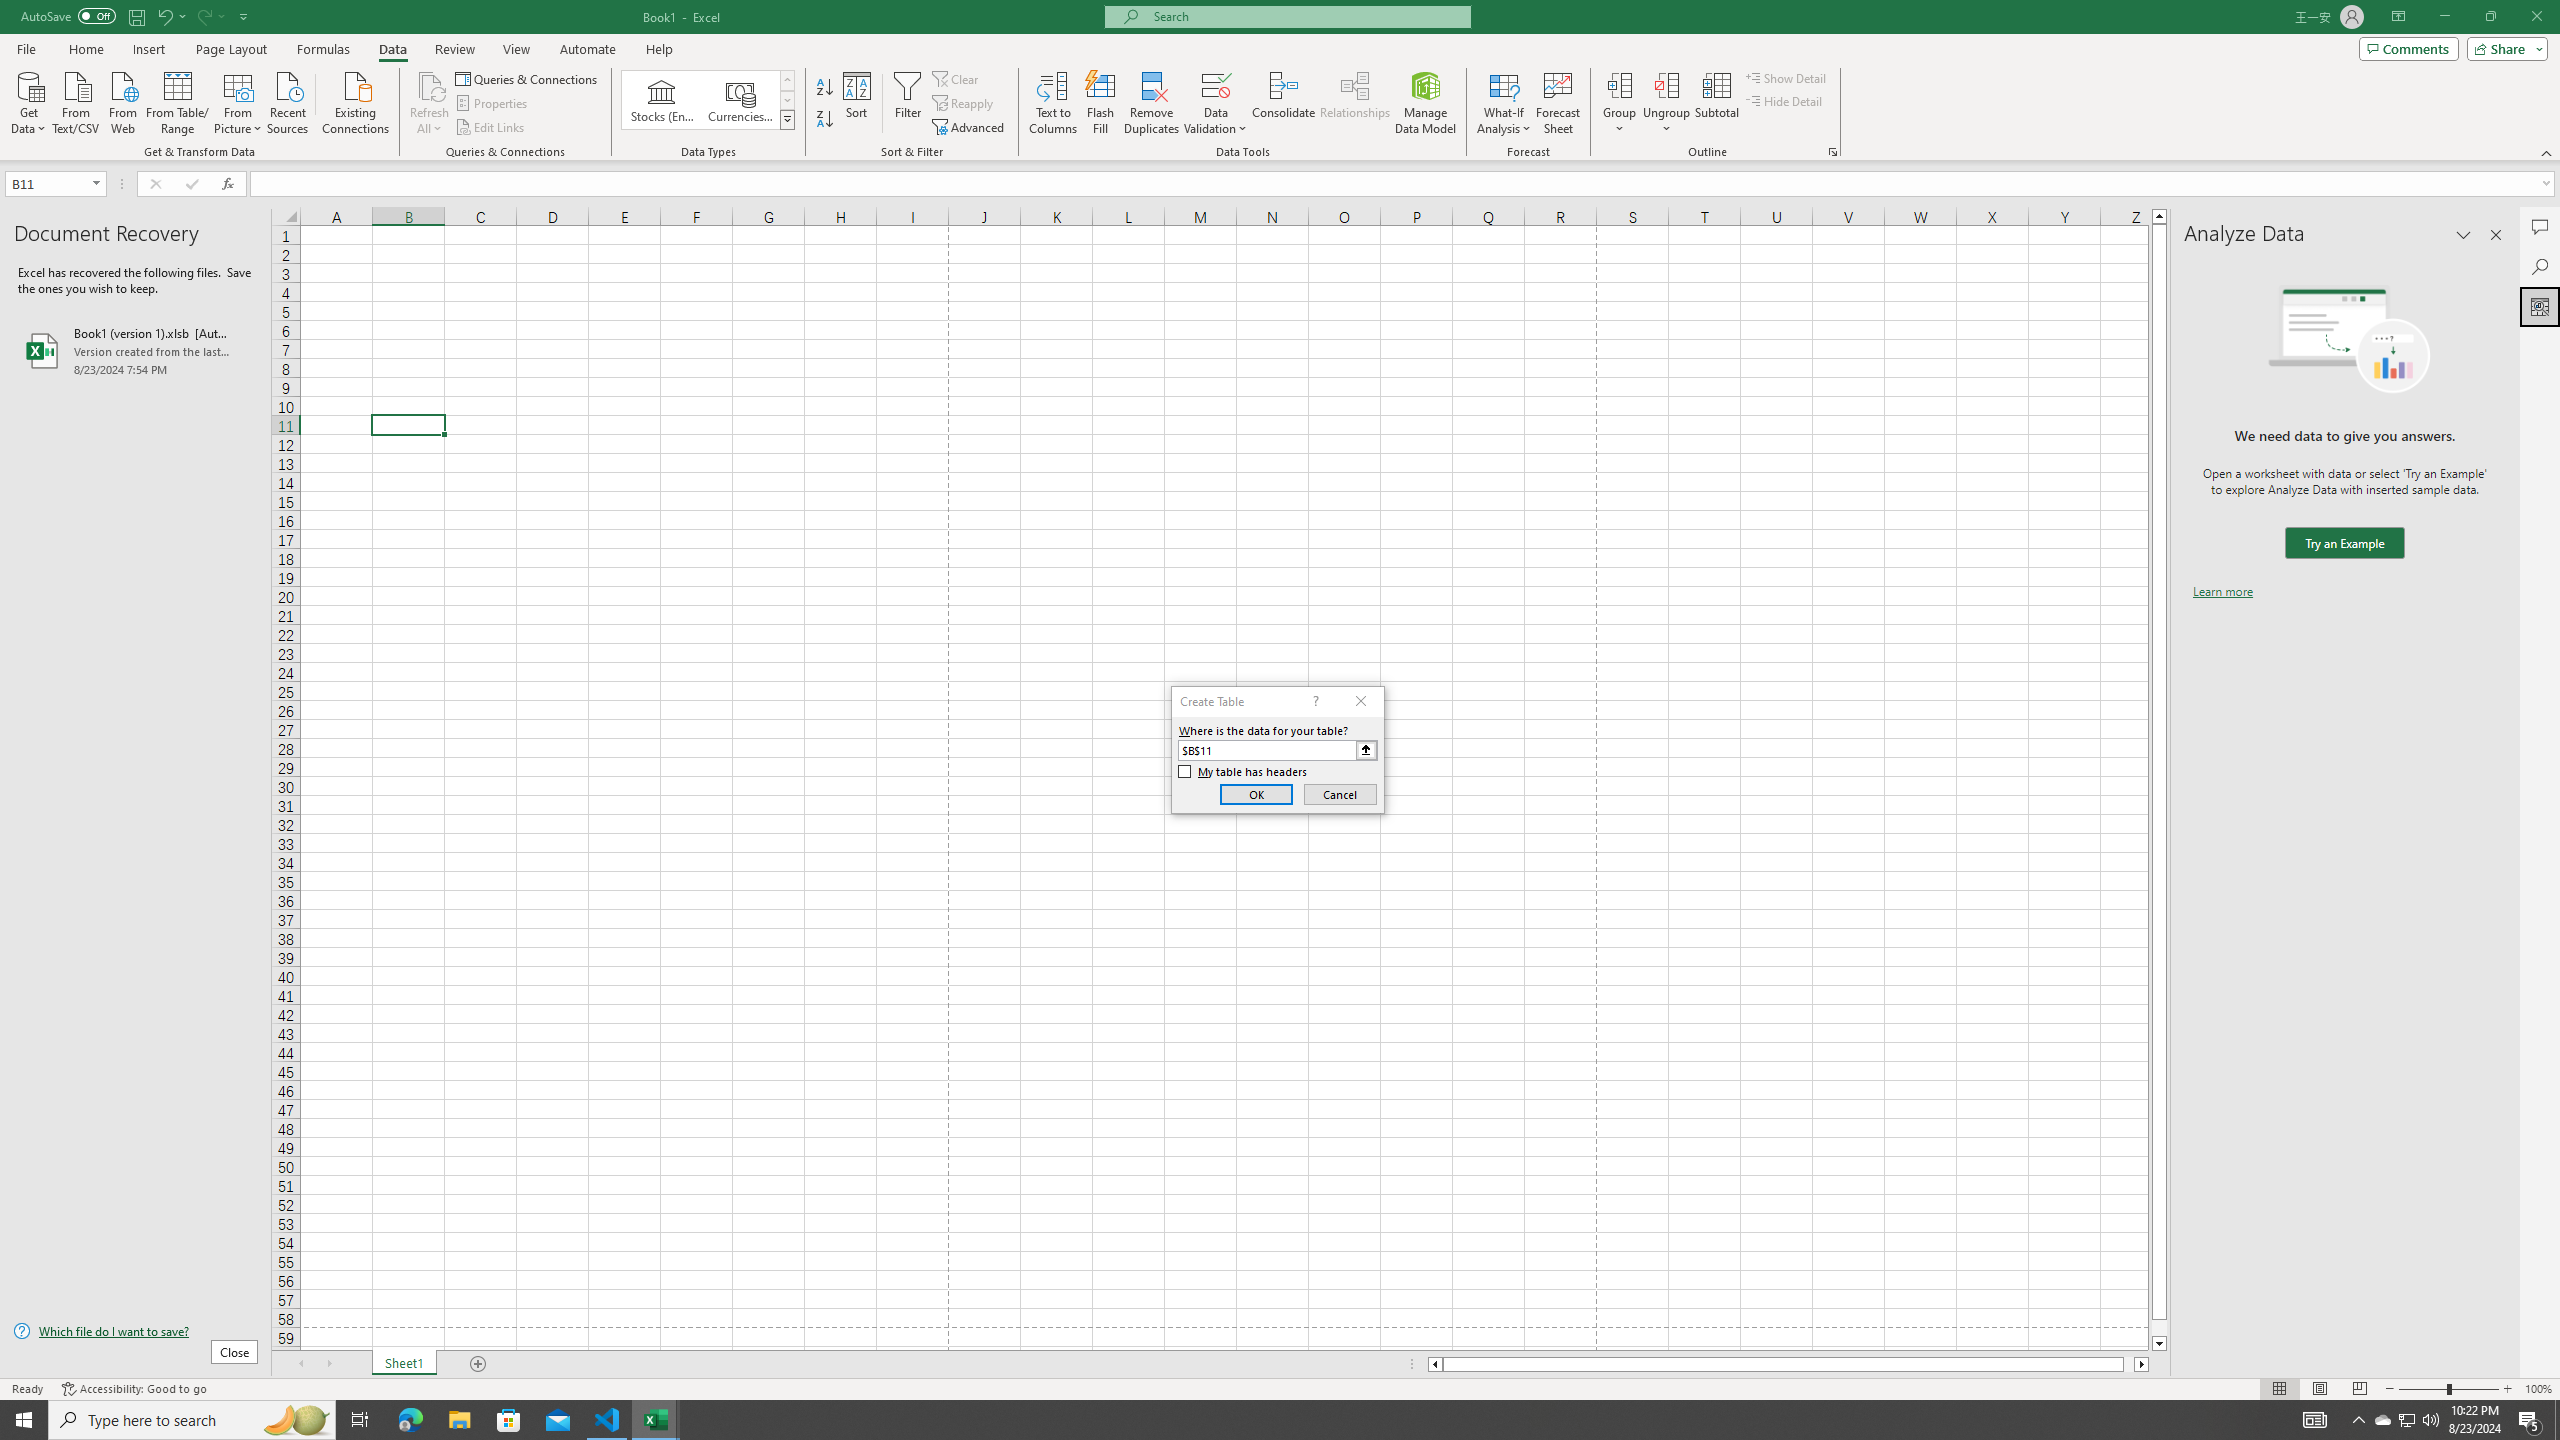 The height and width of the screenshot is (1440, 2560). Describe the element at coordinates (2447, 1389) in the screenshot. I see `'Zoom'` at that location.